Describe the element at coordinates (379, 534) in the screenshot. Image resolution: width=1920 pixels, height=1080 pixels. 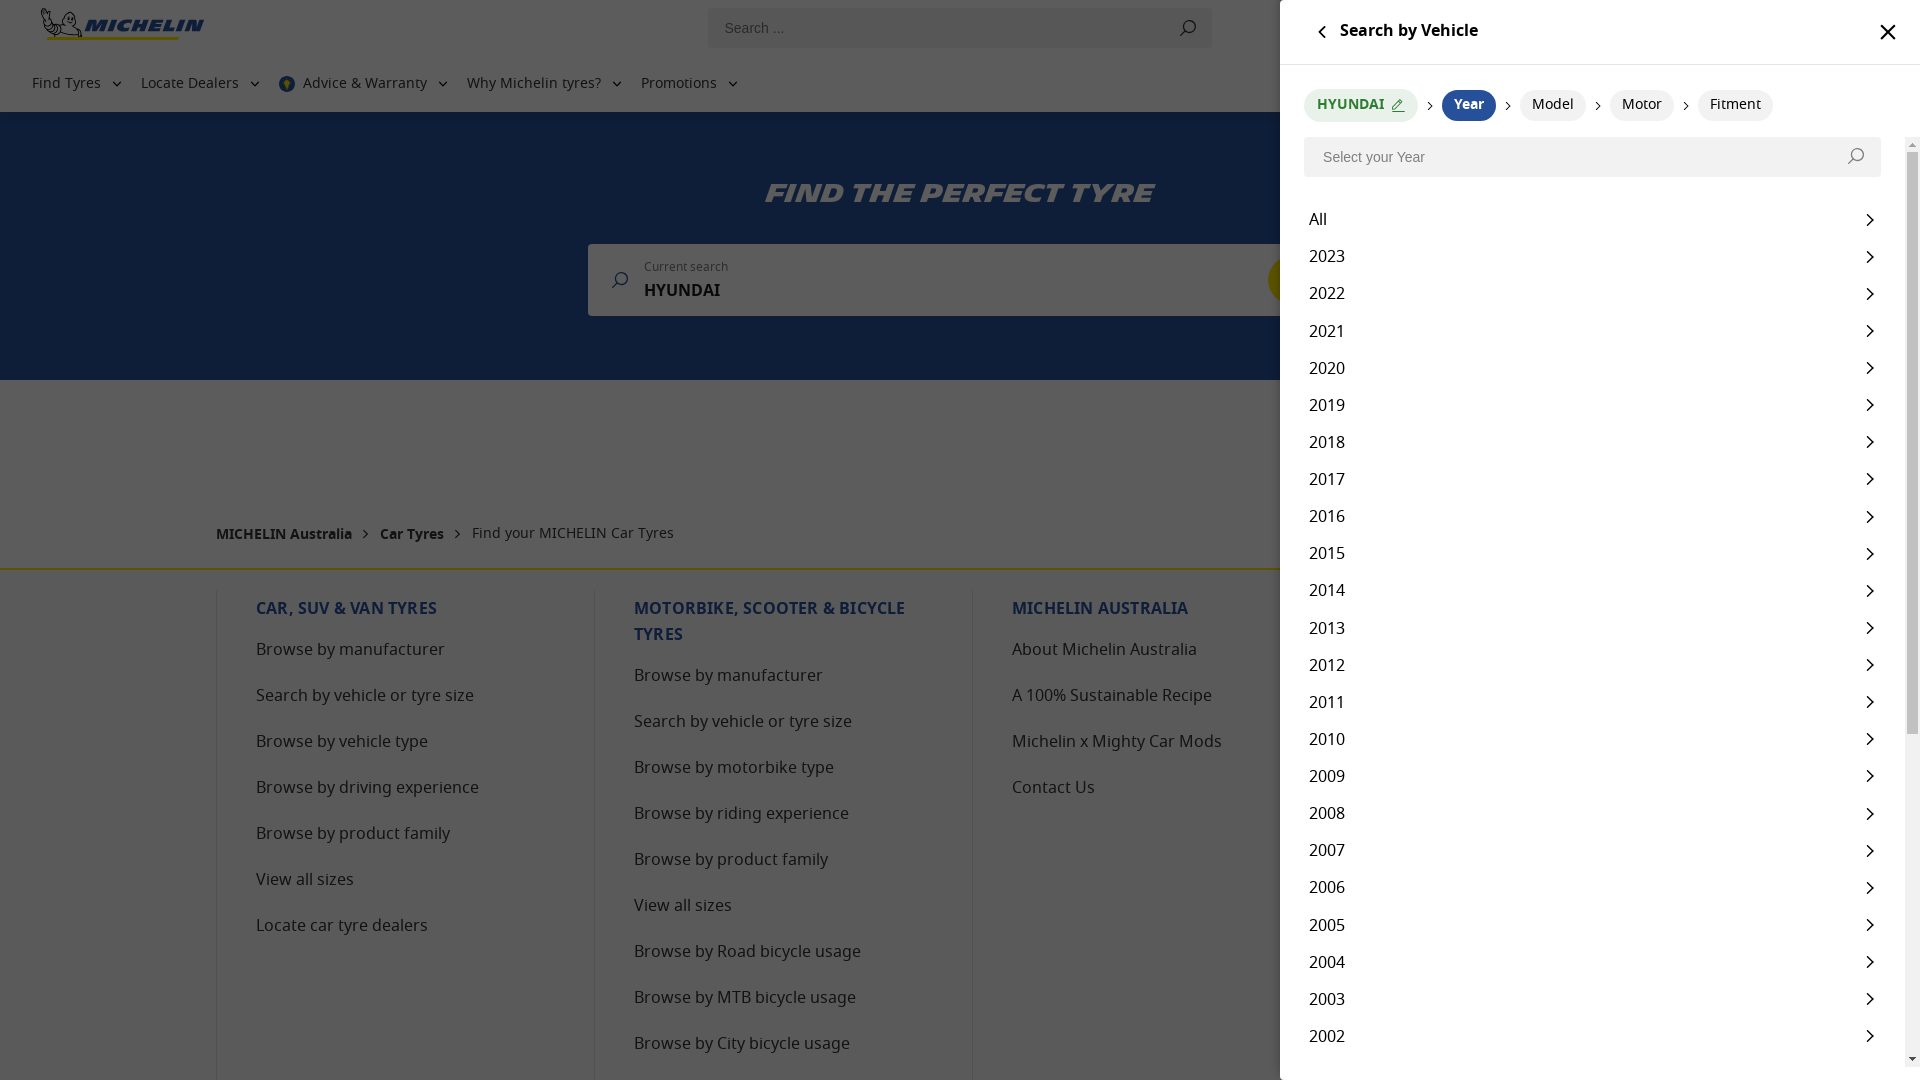
I see `'Car Tyres'` at that location.